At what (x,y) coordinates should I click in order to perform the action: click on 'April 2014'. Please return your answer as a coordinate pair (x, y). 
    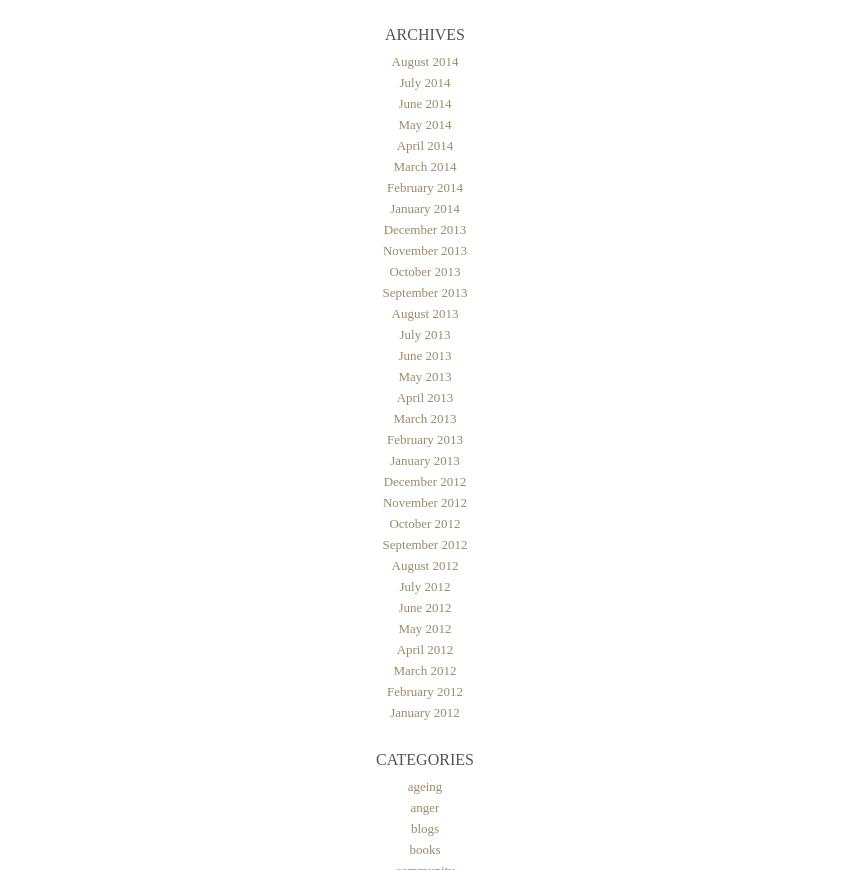
    Looking at the image, I should click on (424, 144).